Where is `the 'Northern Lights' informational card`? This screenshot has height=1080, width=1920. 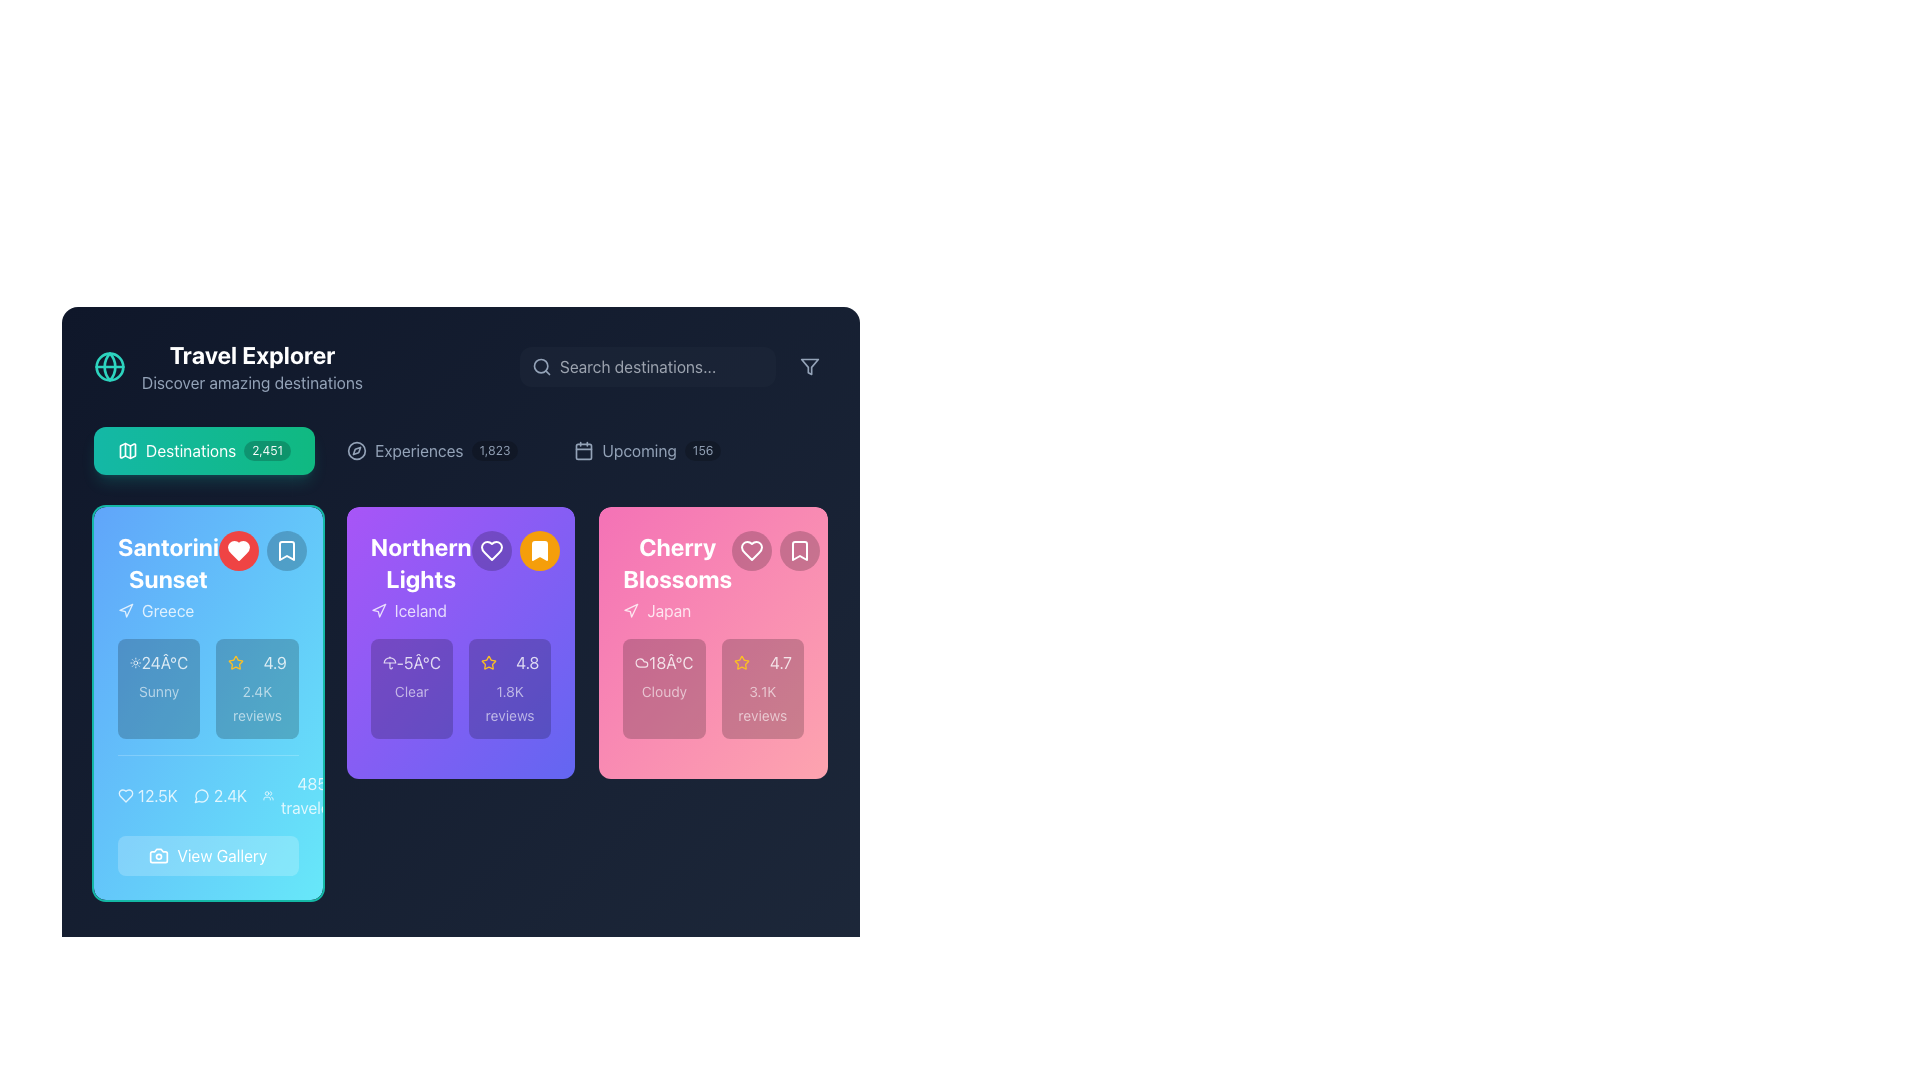 the 'Northern Lights' informational card is located at coordinates (459, 643).